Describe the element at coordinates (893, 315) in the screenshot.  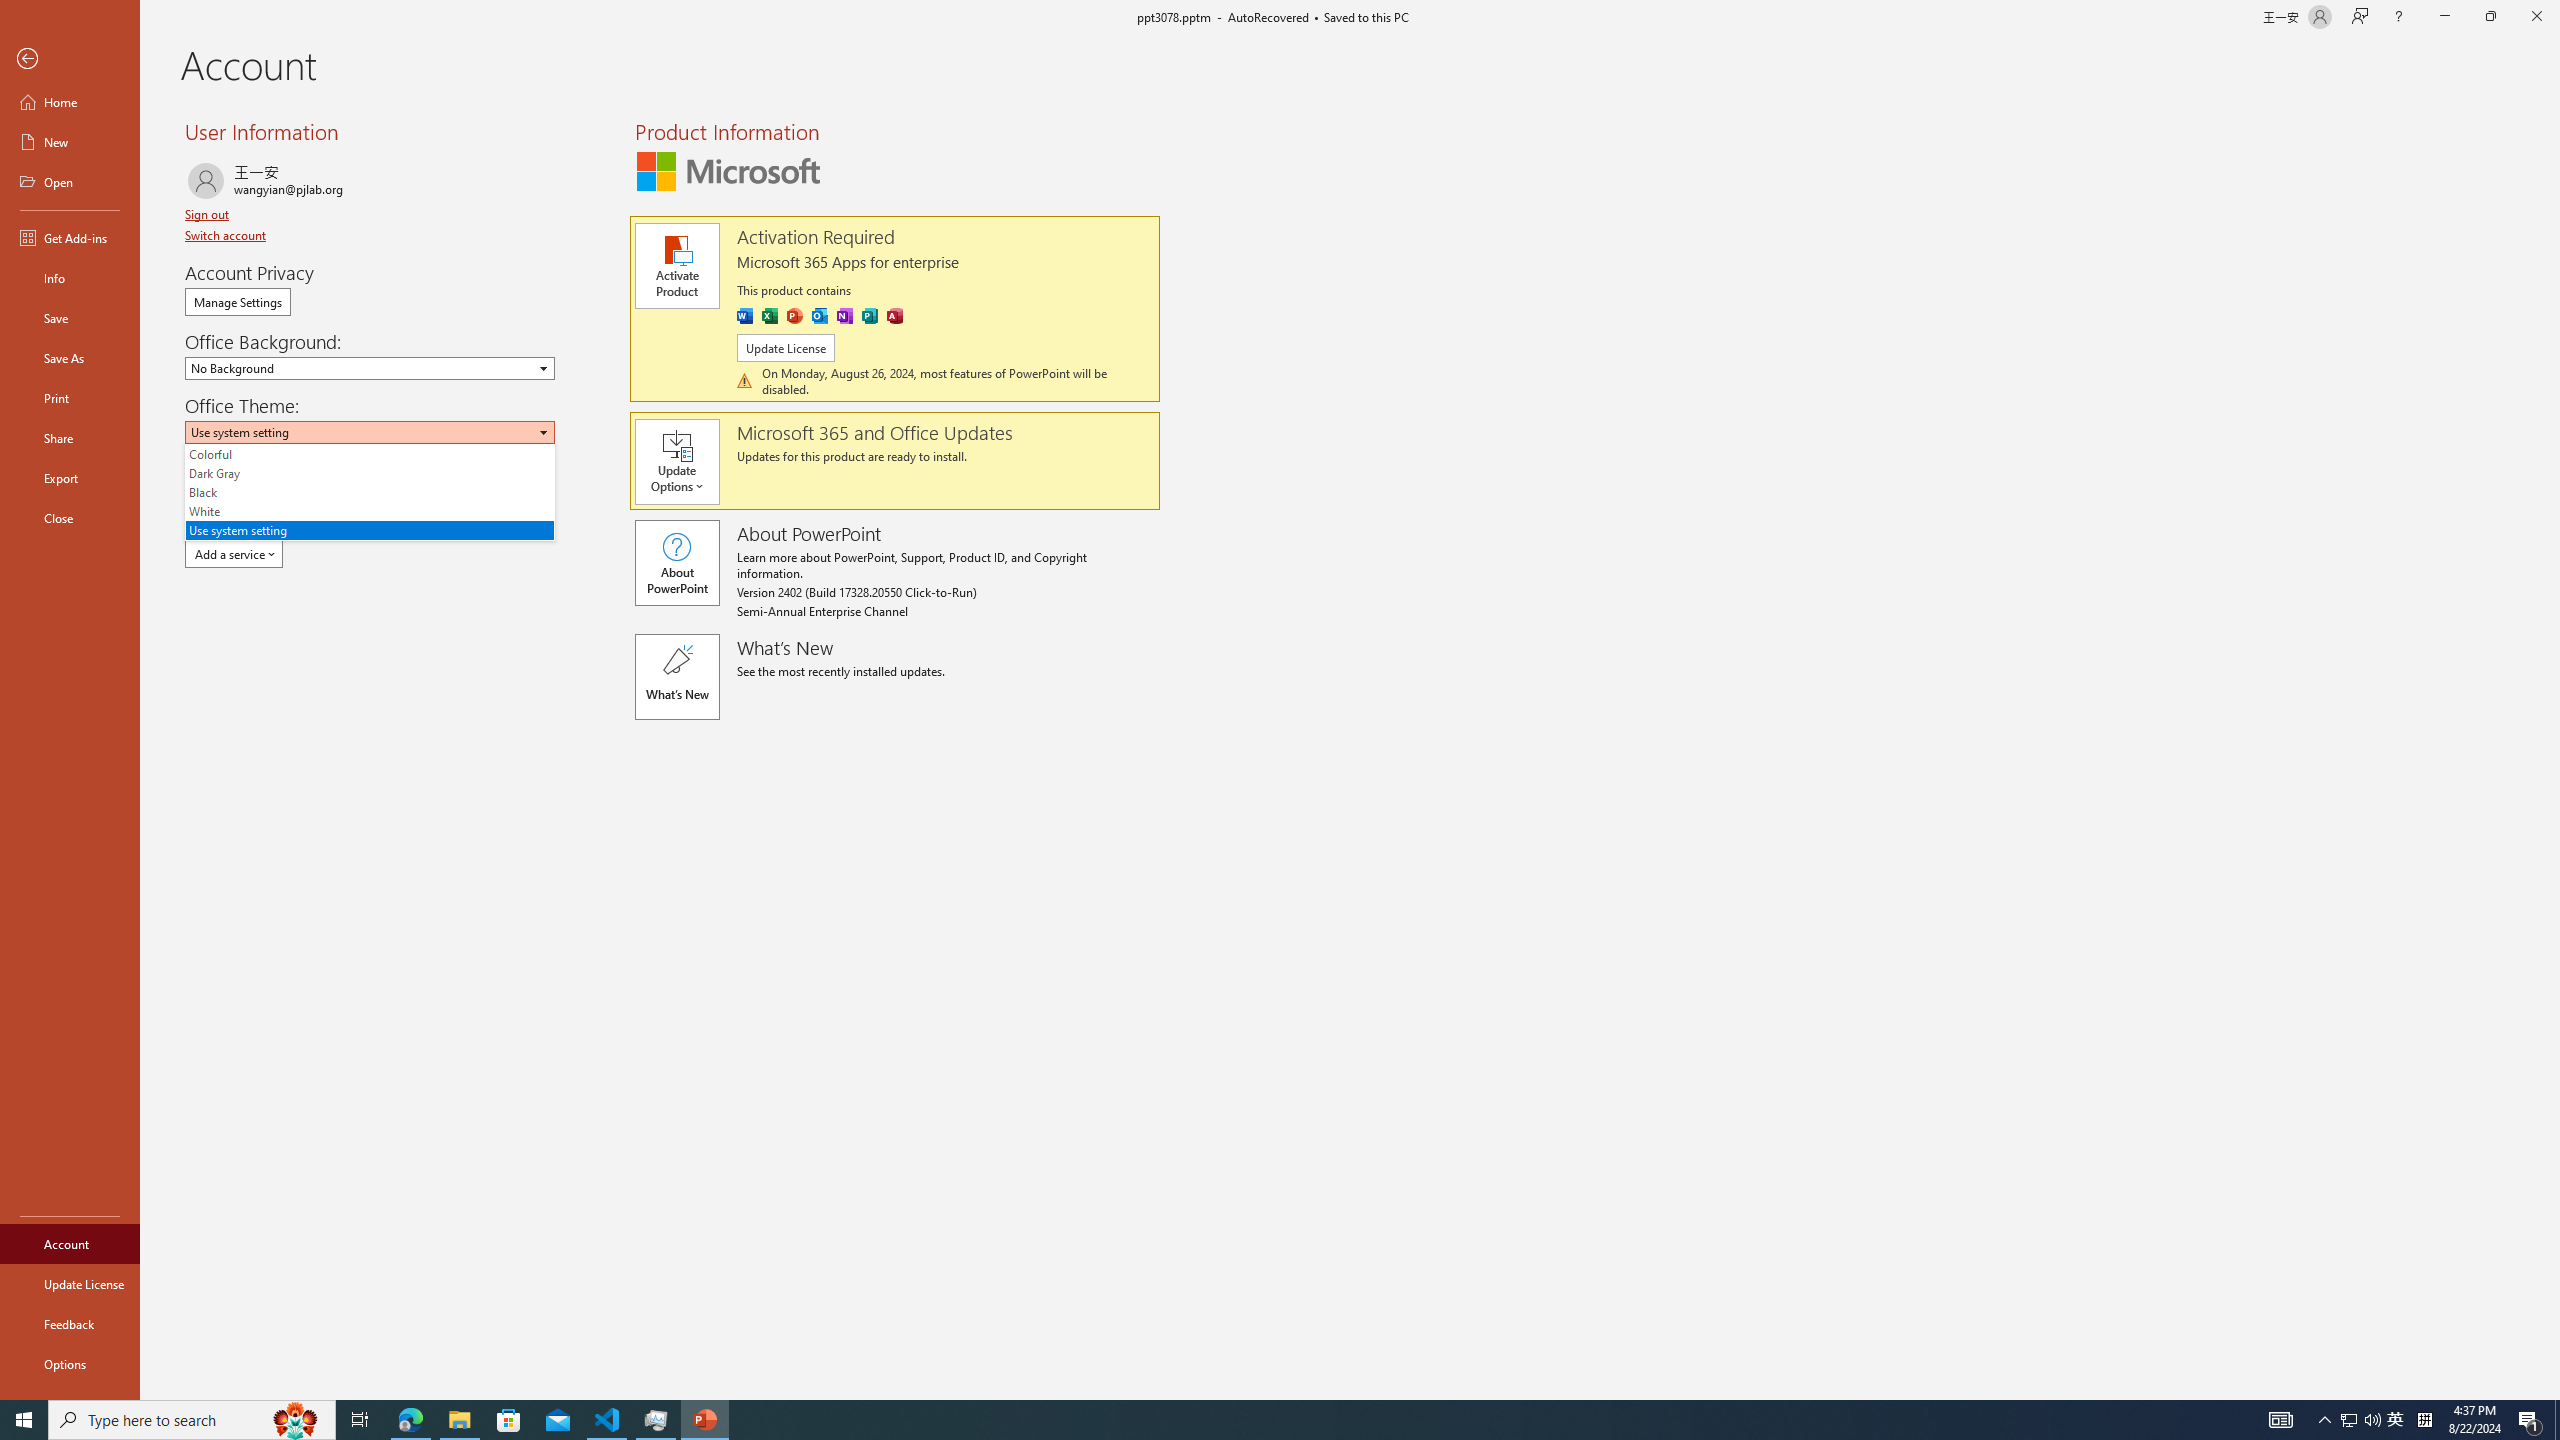
I see `'Access'` at that location.